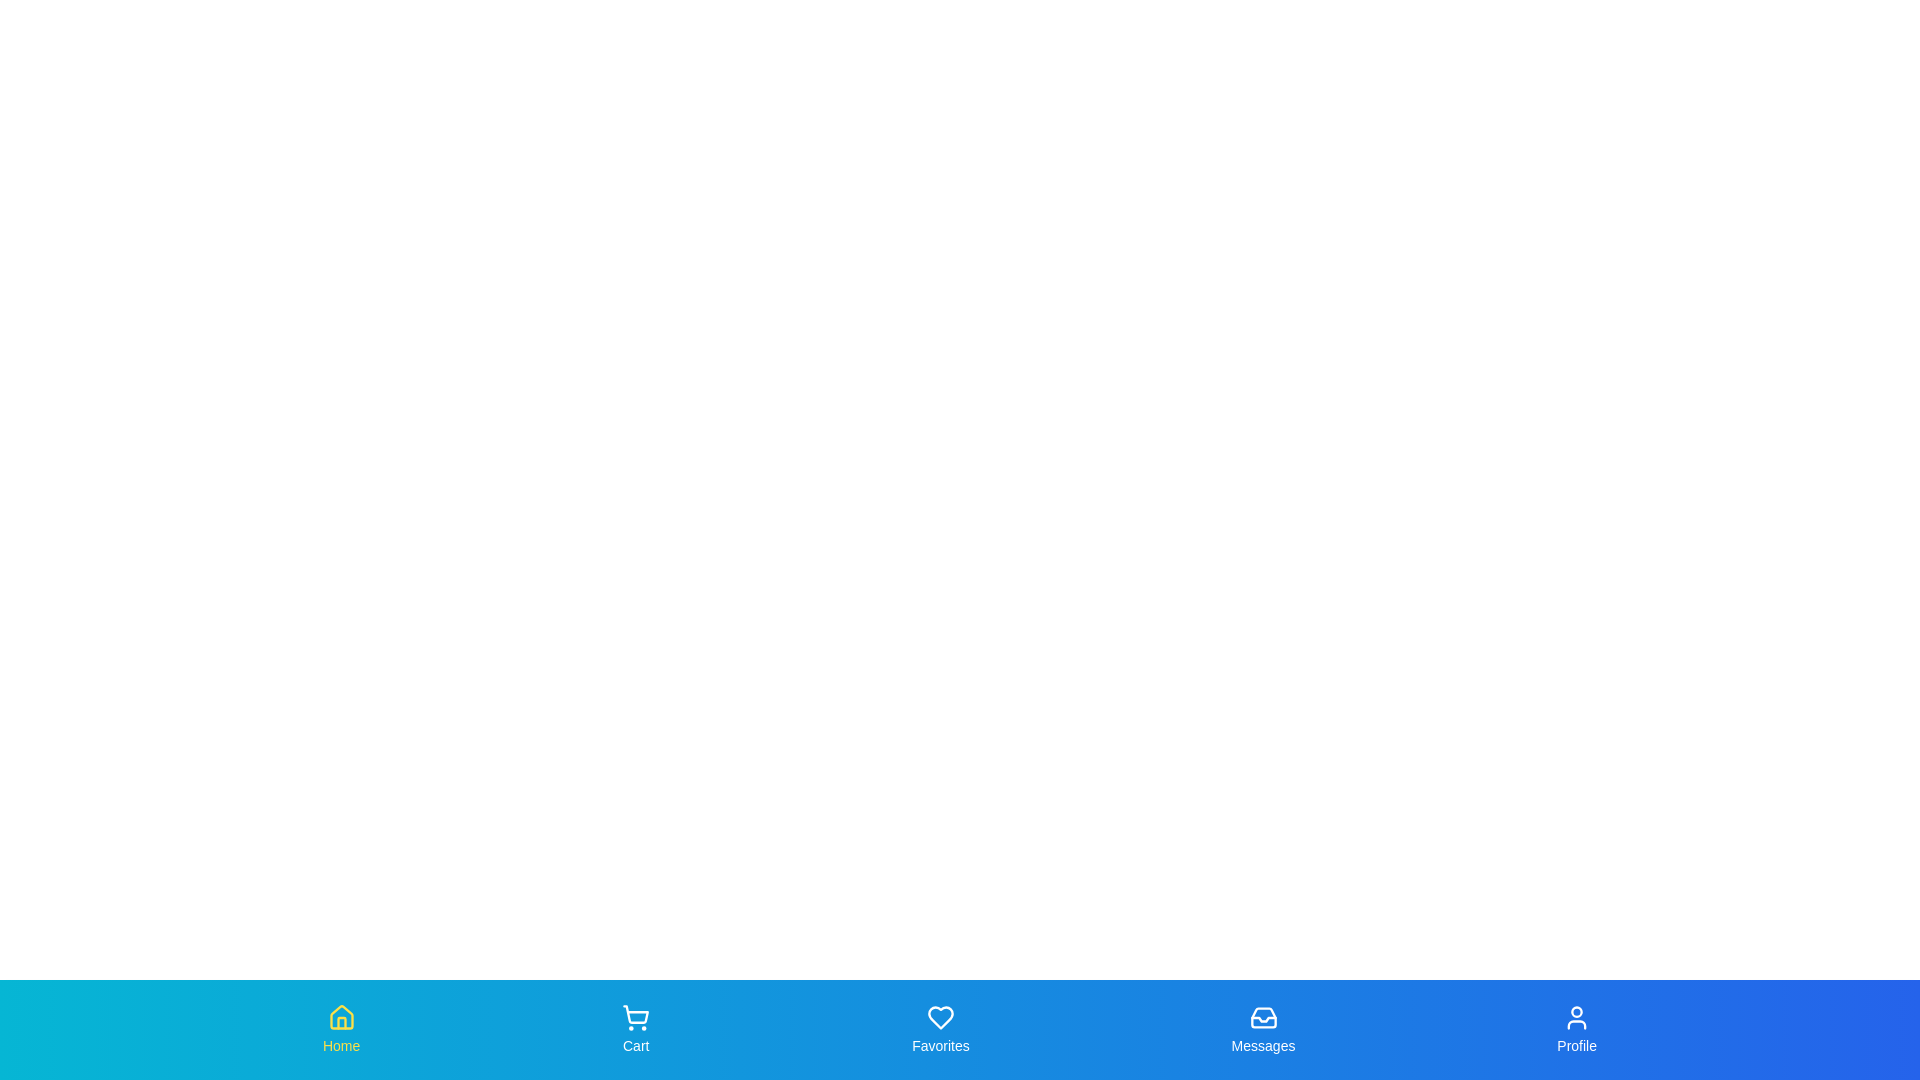  What do you see at coordinates (1576, 1029) in the screenshot?
I see `the Profile tab to observe its hover effect` at bounding box center [1576, 1029].